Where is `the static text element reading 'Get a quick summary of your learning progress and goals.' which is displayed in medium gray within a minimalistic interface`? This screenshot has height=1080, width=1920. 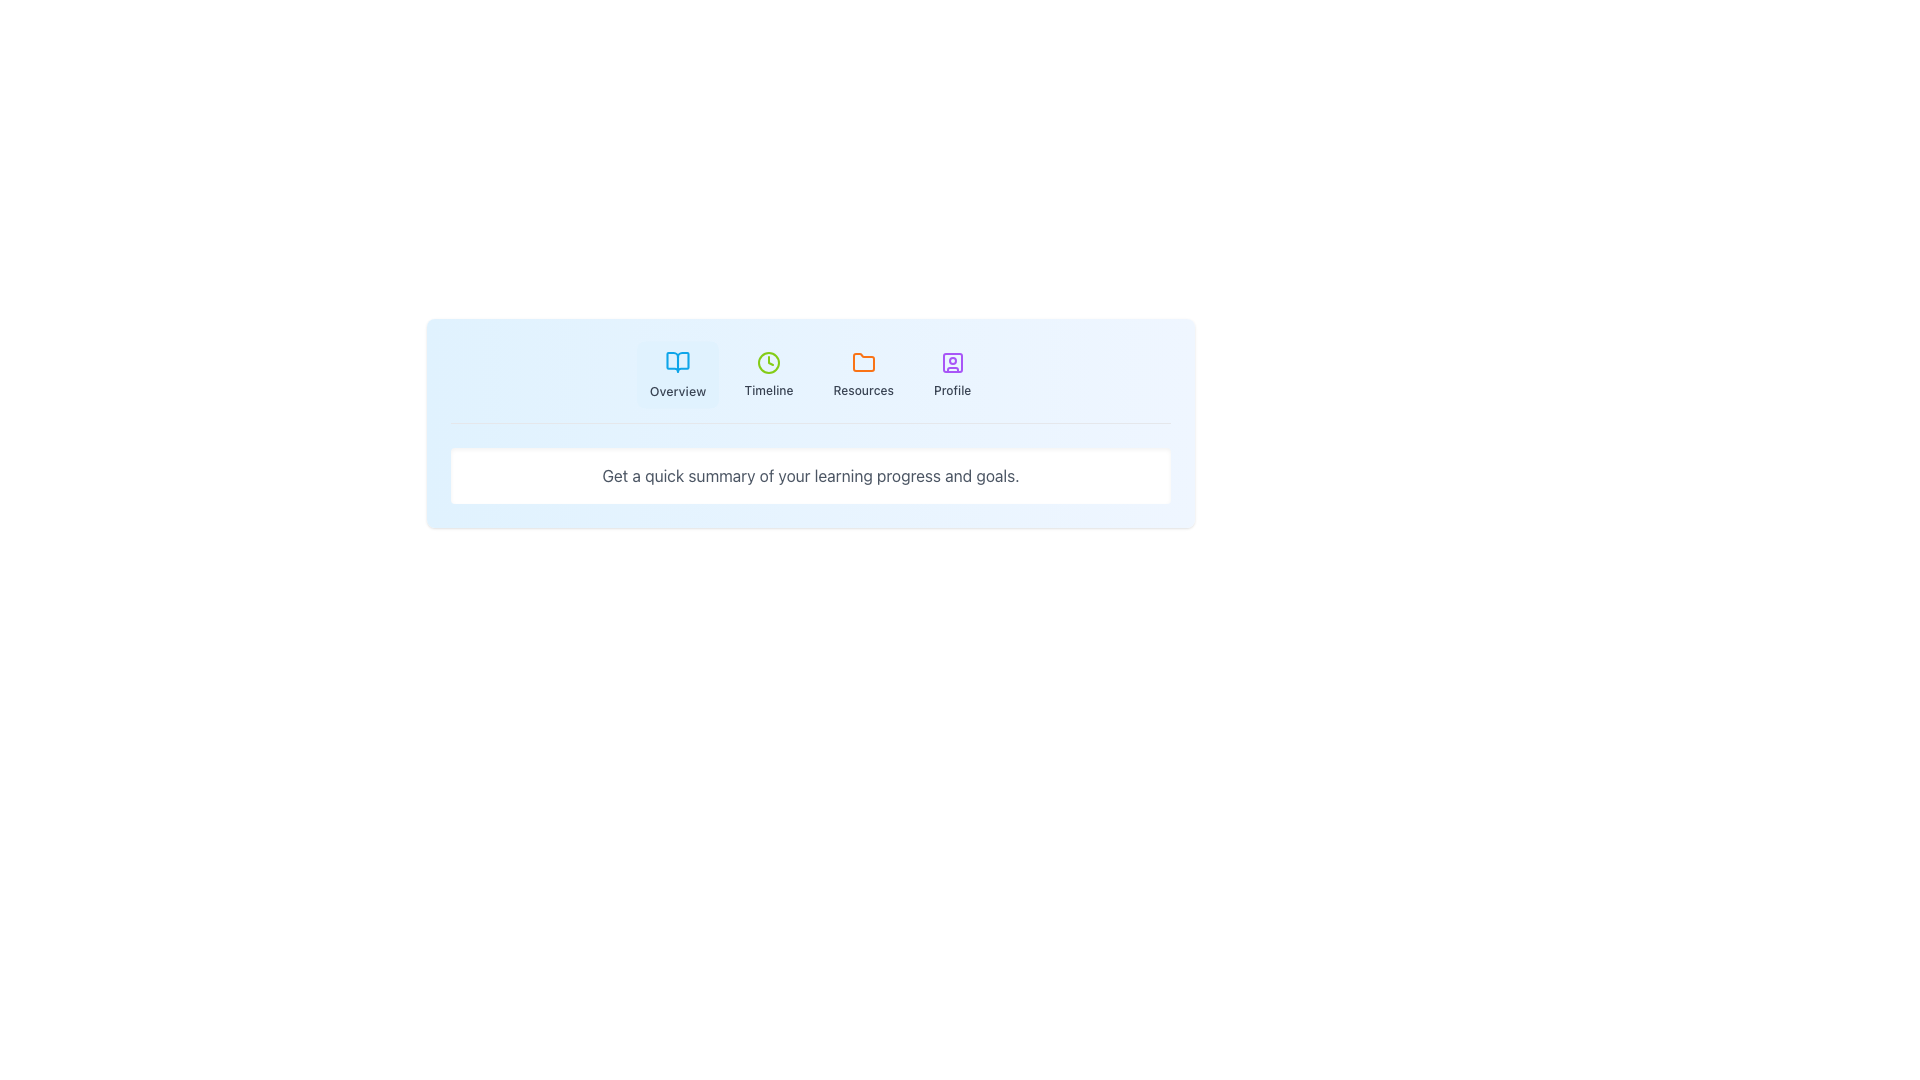 the static text element reading 'Get a quick summary of your learning progress and goals.' which is displayed in medium gray within a minimalistic interface is located at coordinates (811, 475).